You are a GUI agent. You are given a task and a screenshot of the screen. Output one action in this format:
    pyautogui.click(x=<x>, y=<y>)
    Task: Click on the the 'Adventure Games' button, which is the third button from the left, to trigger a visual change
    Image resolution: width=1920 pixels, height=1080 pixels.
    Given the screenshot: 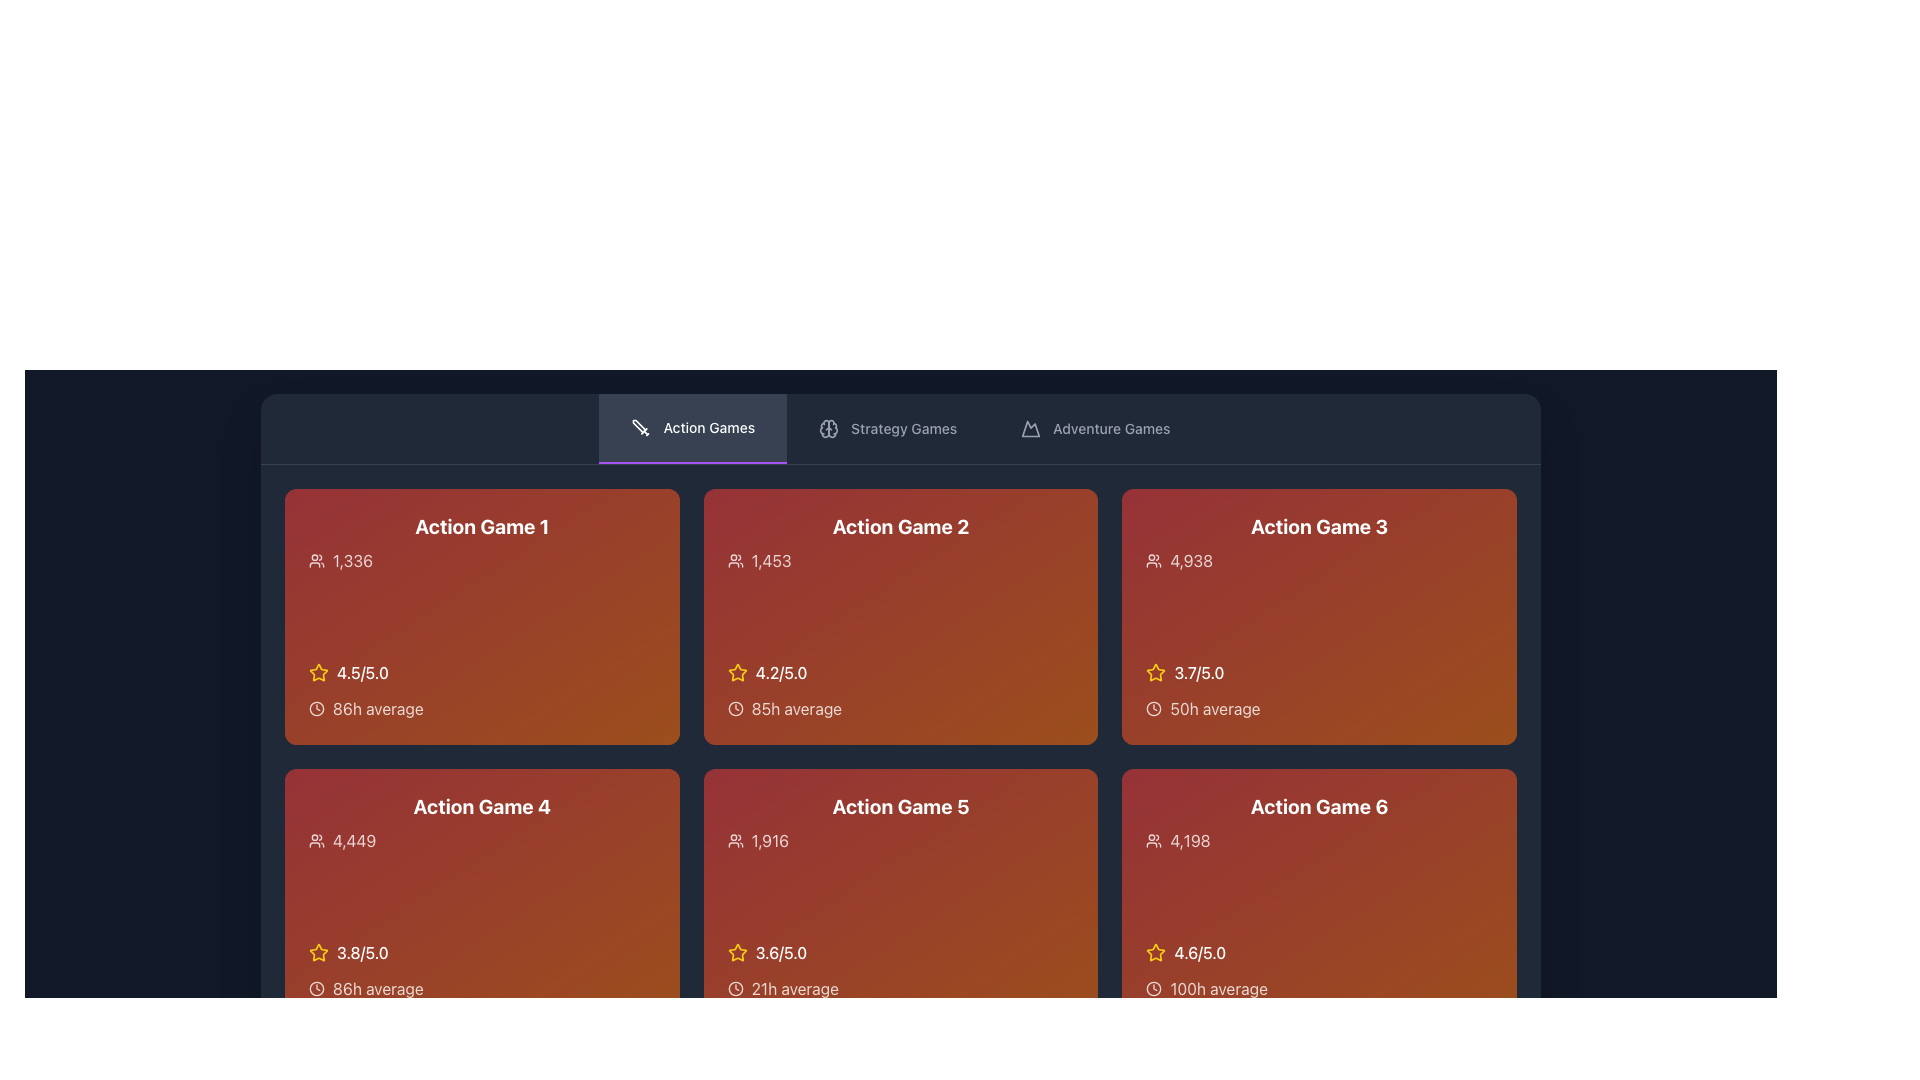 What is the action you would take?
    pyautogui.click(x=1094, y=427)
    